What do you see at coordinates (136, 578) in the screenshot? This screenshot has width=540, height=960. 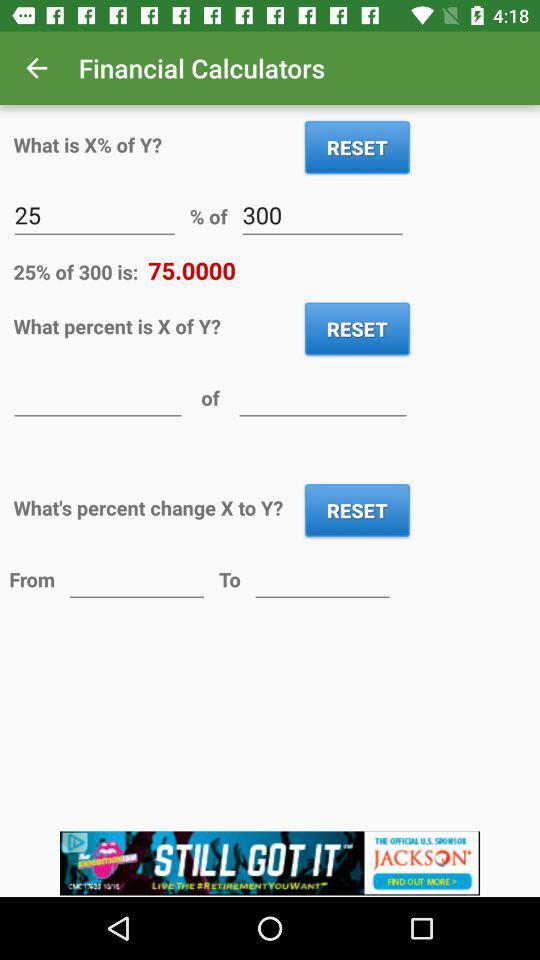 I see `from name` at bounding box center [136, 578].